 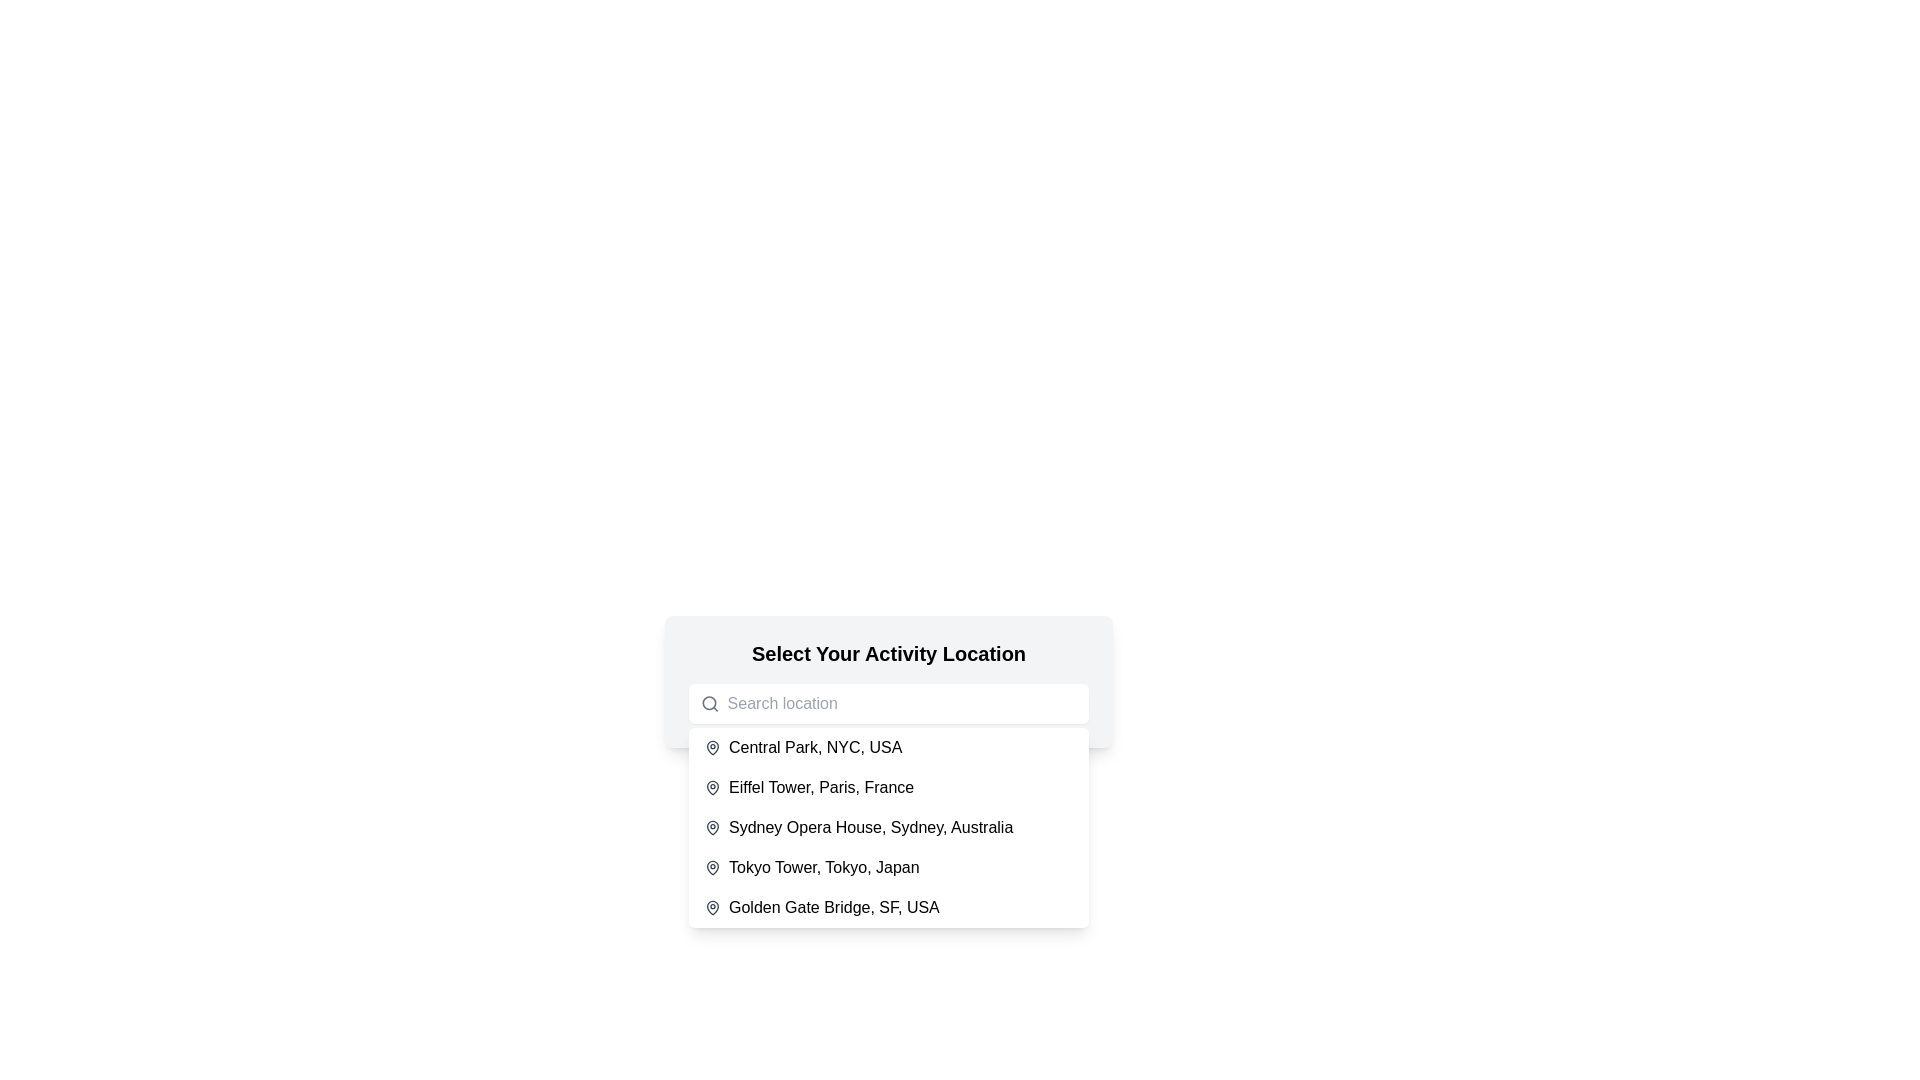 What do you see at coordinates (713, 747) in the screenshot?
I see `the map pin icon indicating 'Central Park, NYC, USA' located in the dropdown menu under the 'Search location' input field` at bounding box center [713, 747].